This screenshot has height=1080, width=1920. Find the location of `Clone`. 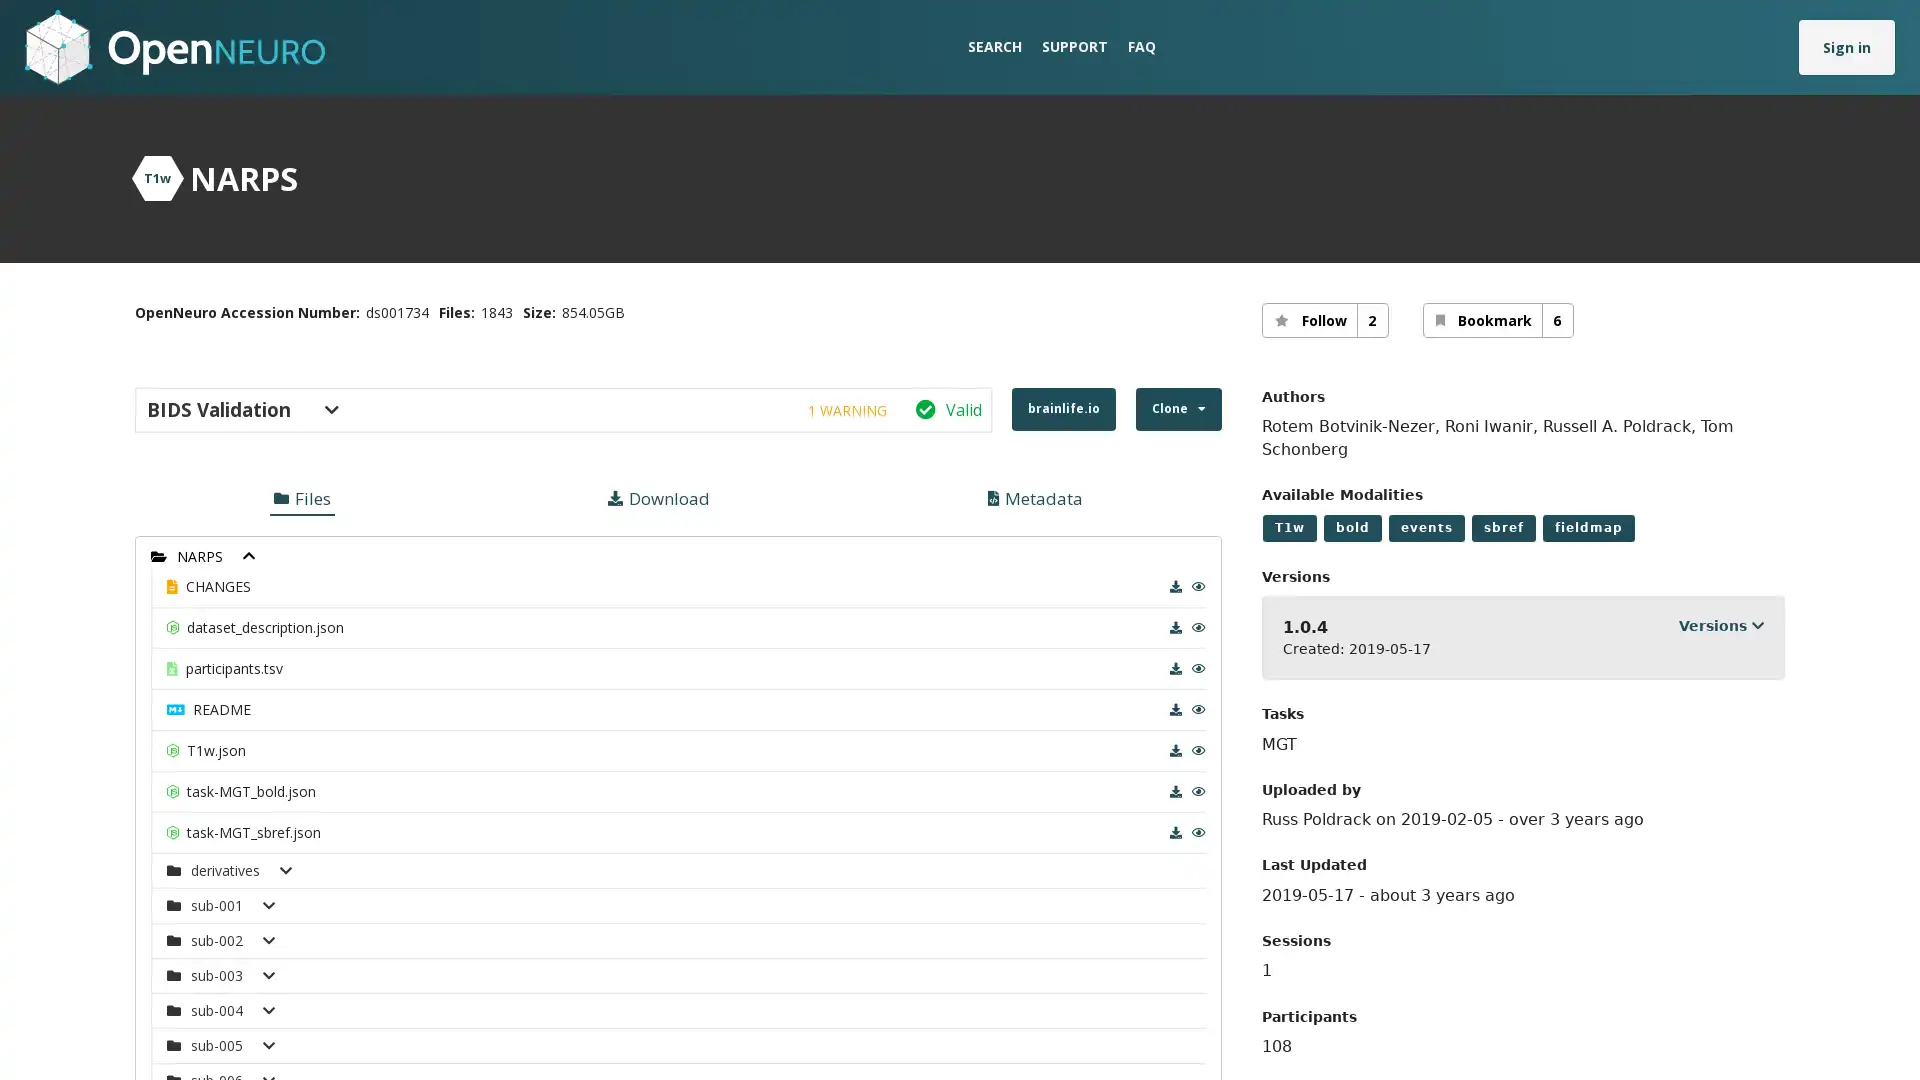

Clone is located at coordinates (1177, 408).